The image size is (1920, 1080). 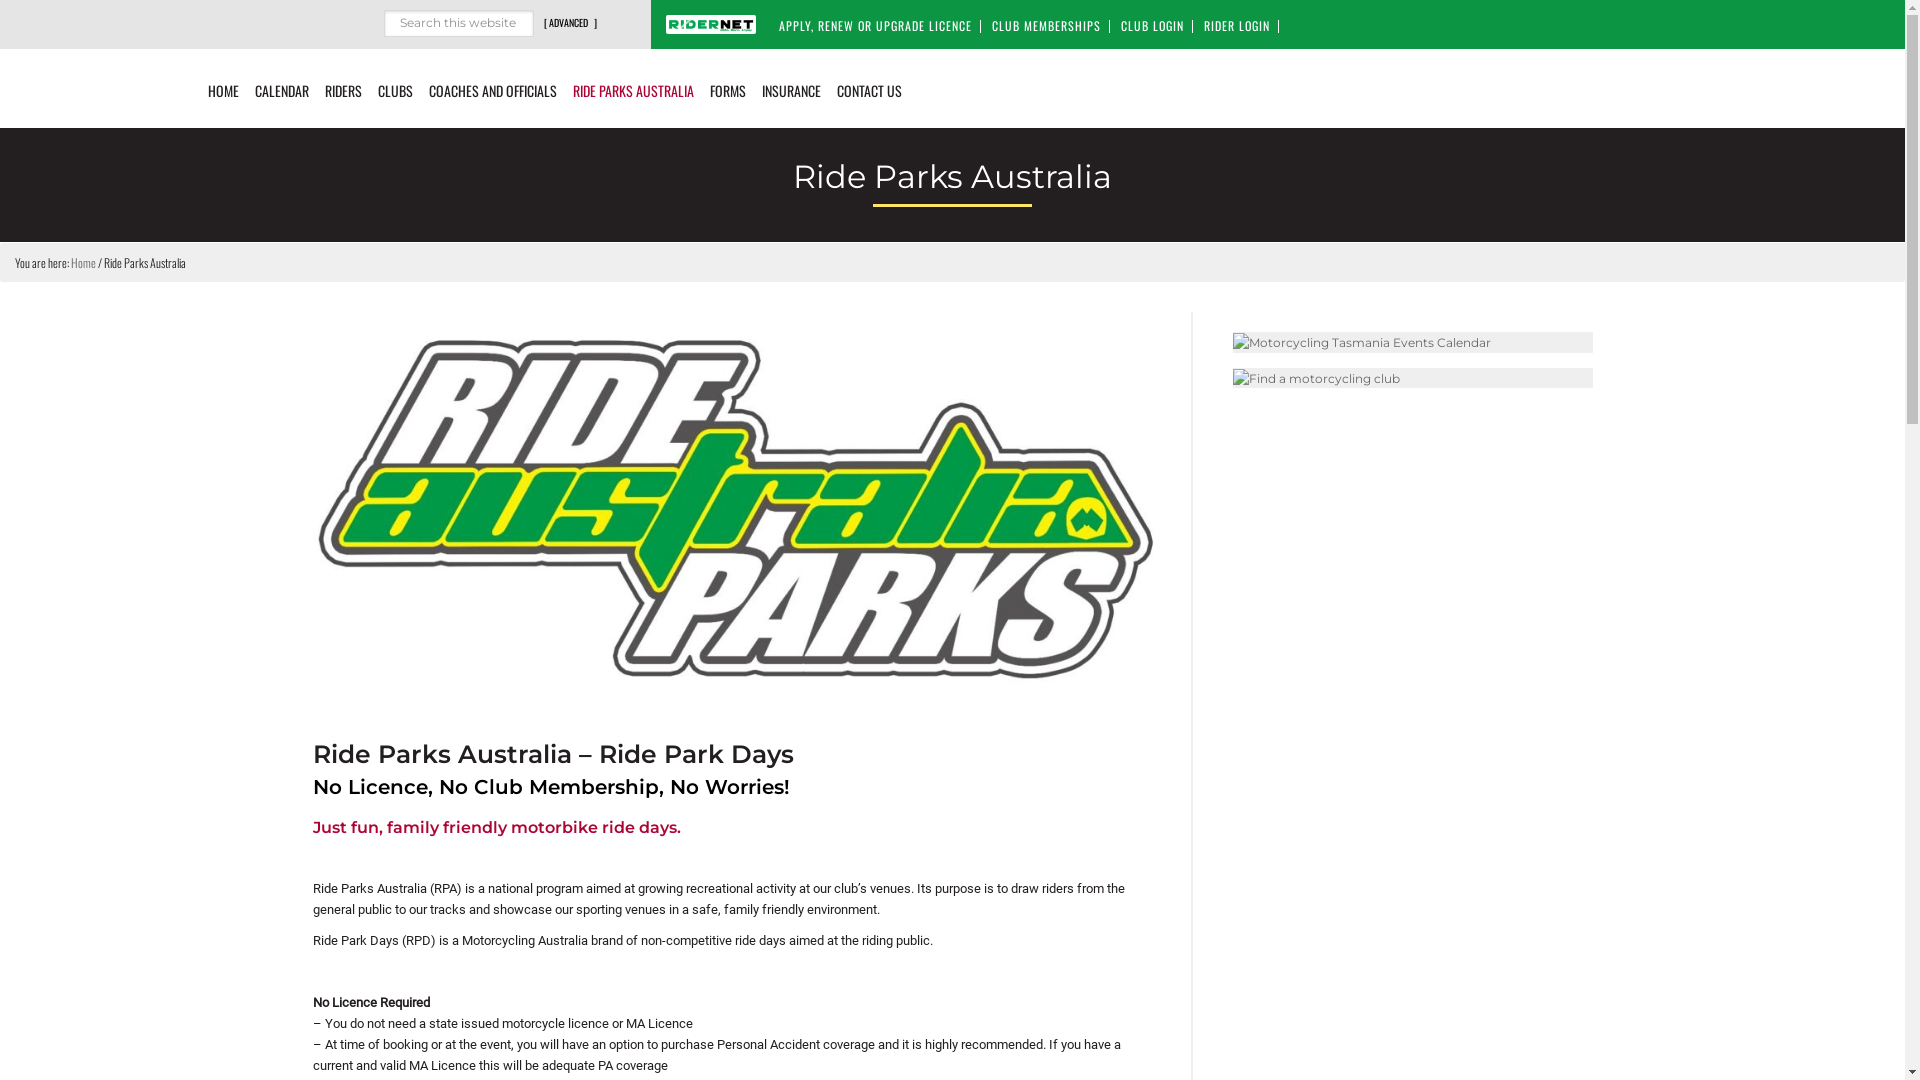 What do you see at coordinates (875, 25) in the screenshot?
I see `'APPLY, RENEW OR UPGRADE LICENCE'` at bounding box center [875, 25].